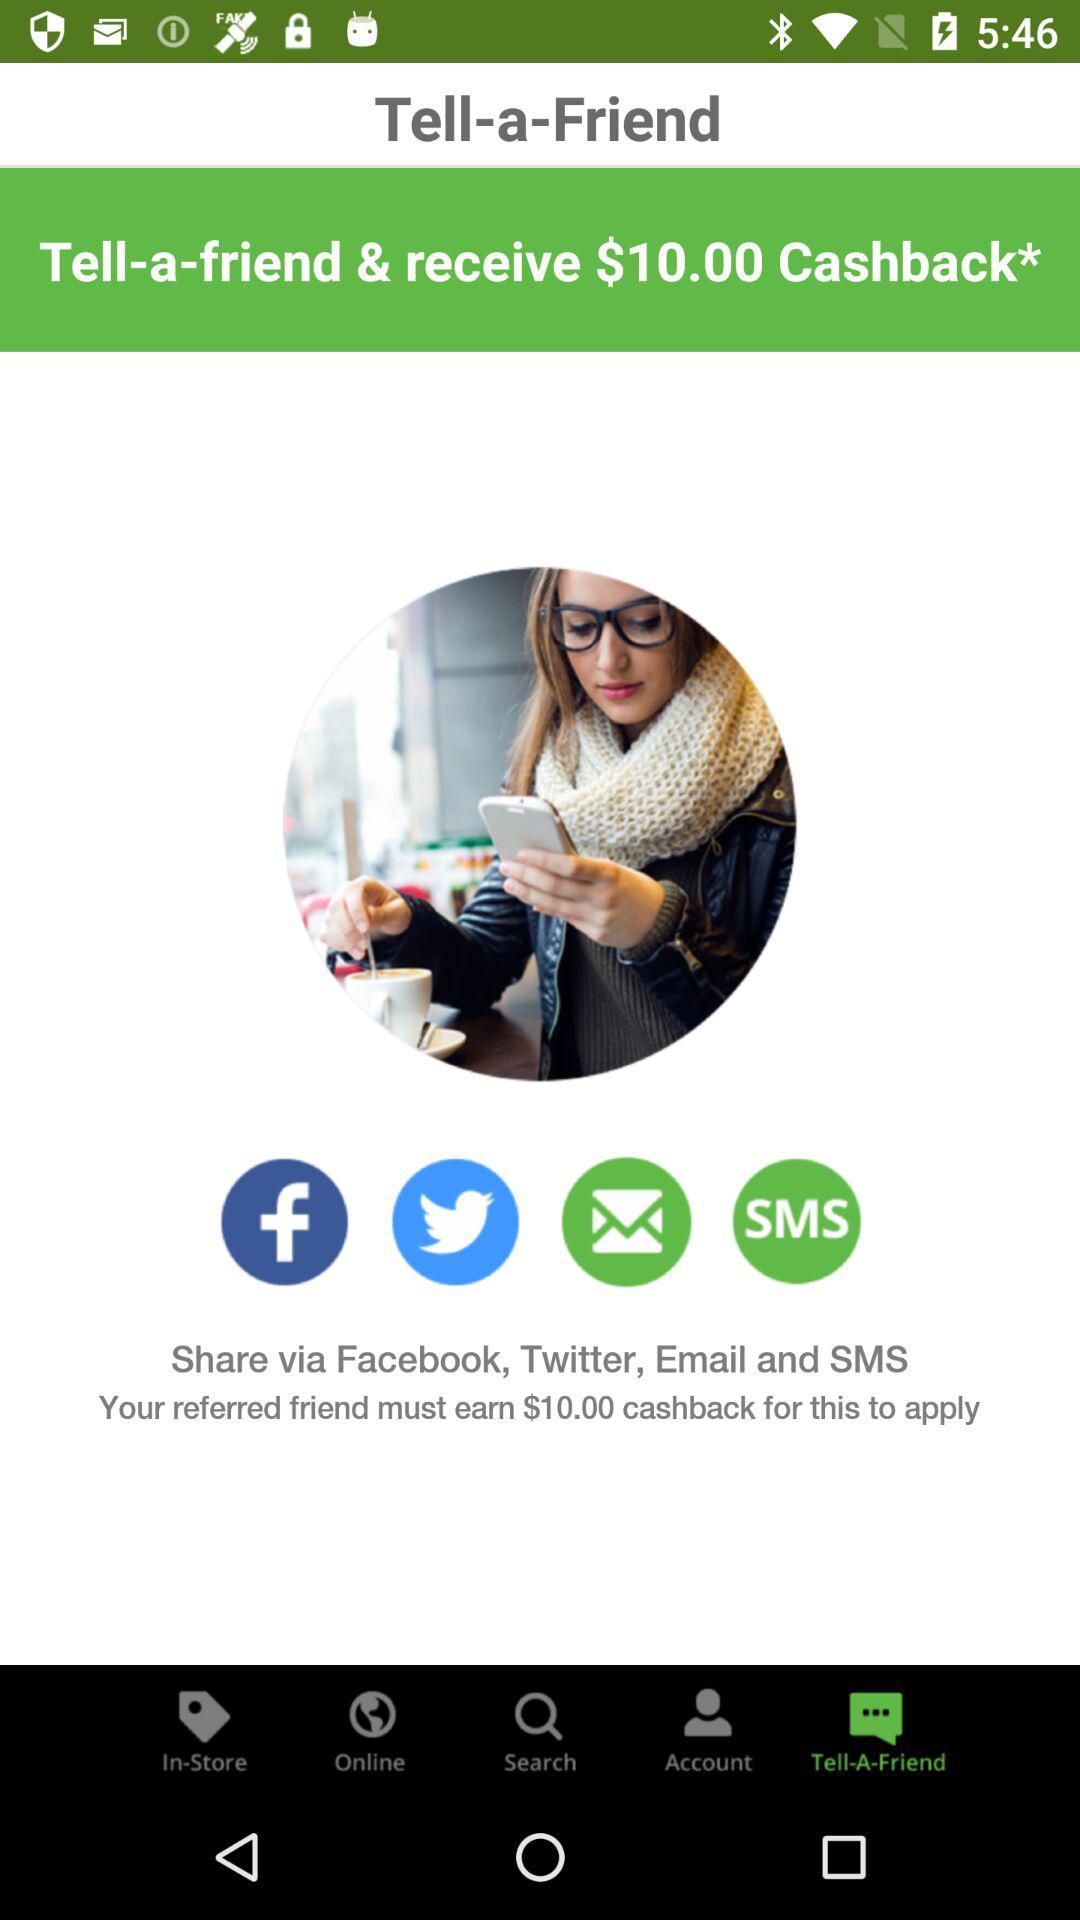  What do you see at coordinates (284, 1221) in the screenshot?
I see `share in facebook` at bounding box center [284, 1221].